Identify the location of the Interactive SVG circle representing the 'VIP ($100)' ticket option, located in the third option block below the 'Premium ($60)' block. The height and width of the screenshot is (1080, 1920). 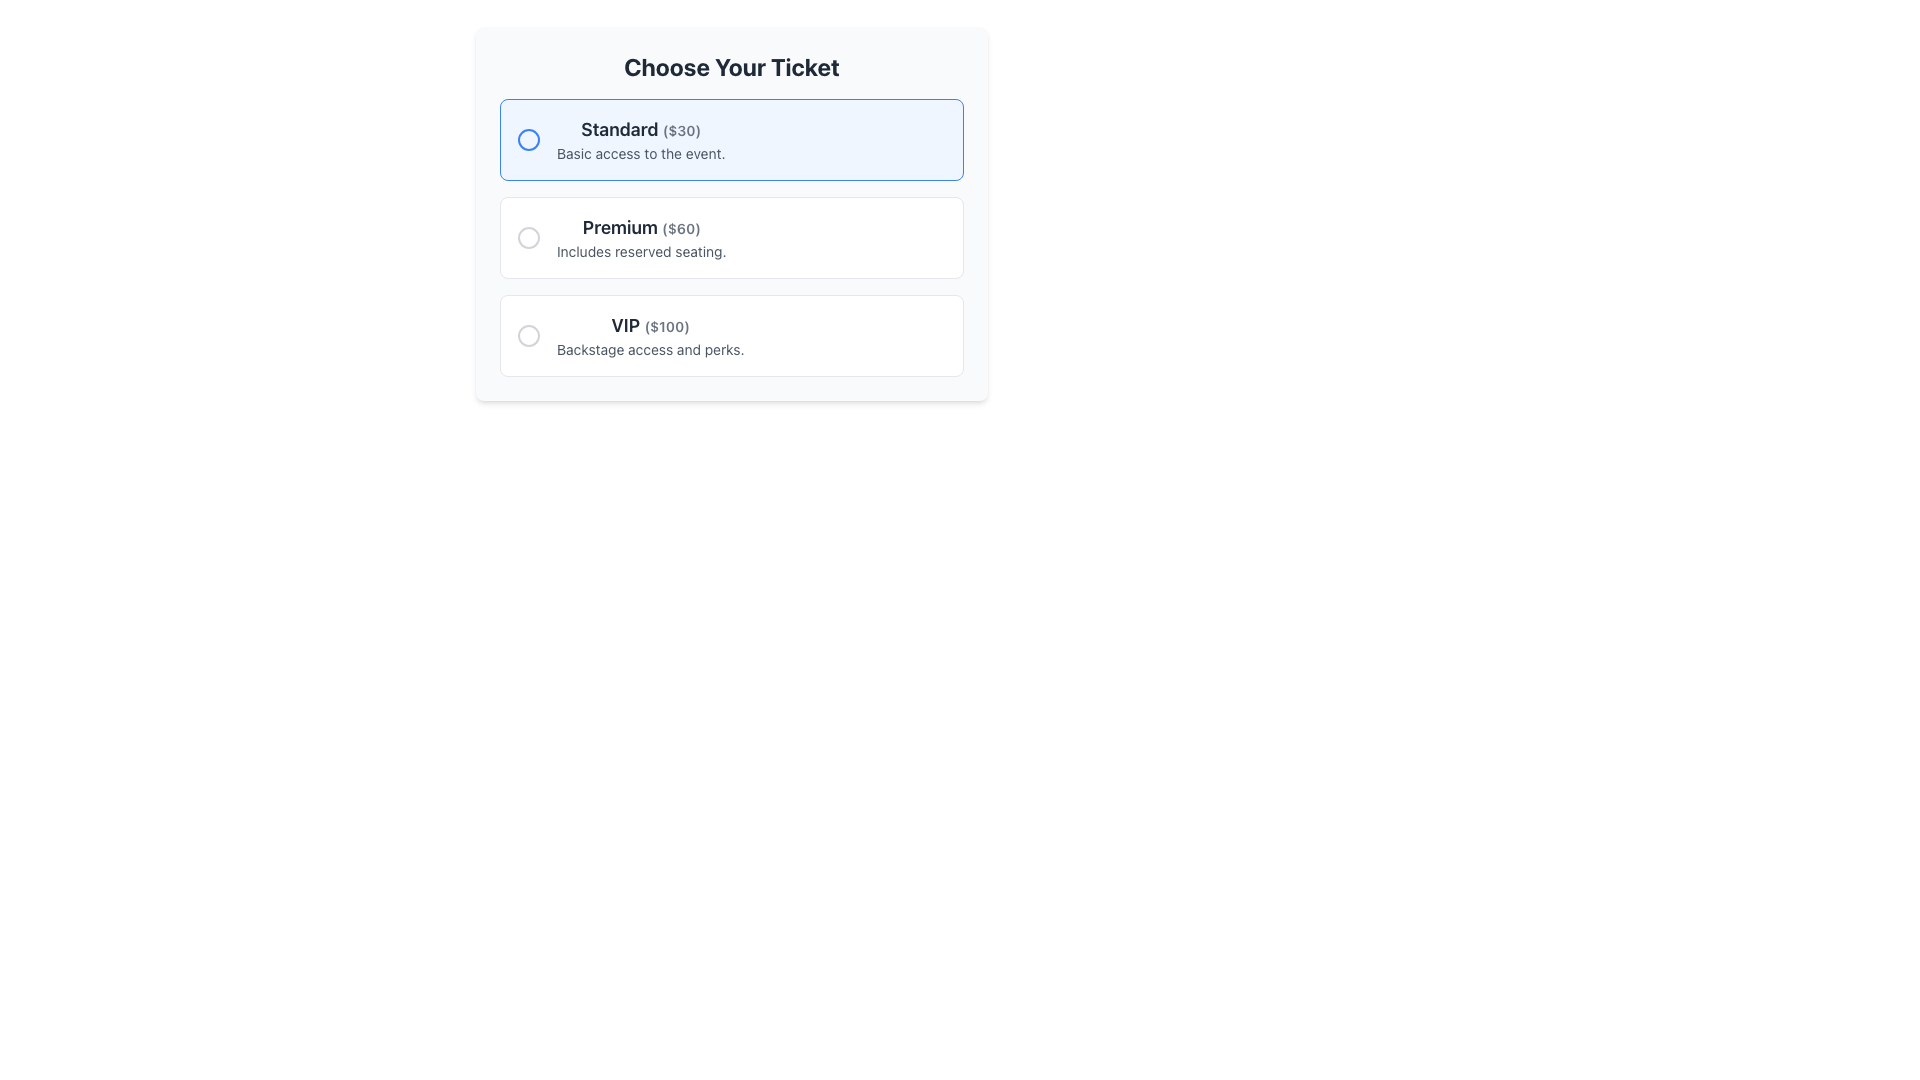
(528, 334).